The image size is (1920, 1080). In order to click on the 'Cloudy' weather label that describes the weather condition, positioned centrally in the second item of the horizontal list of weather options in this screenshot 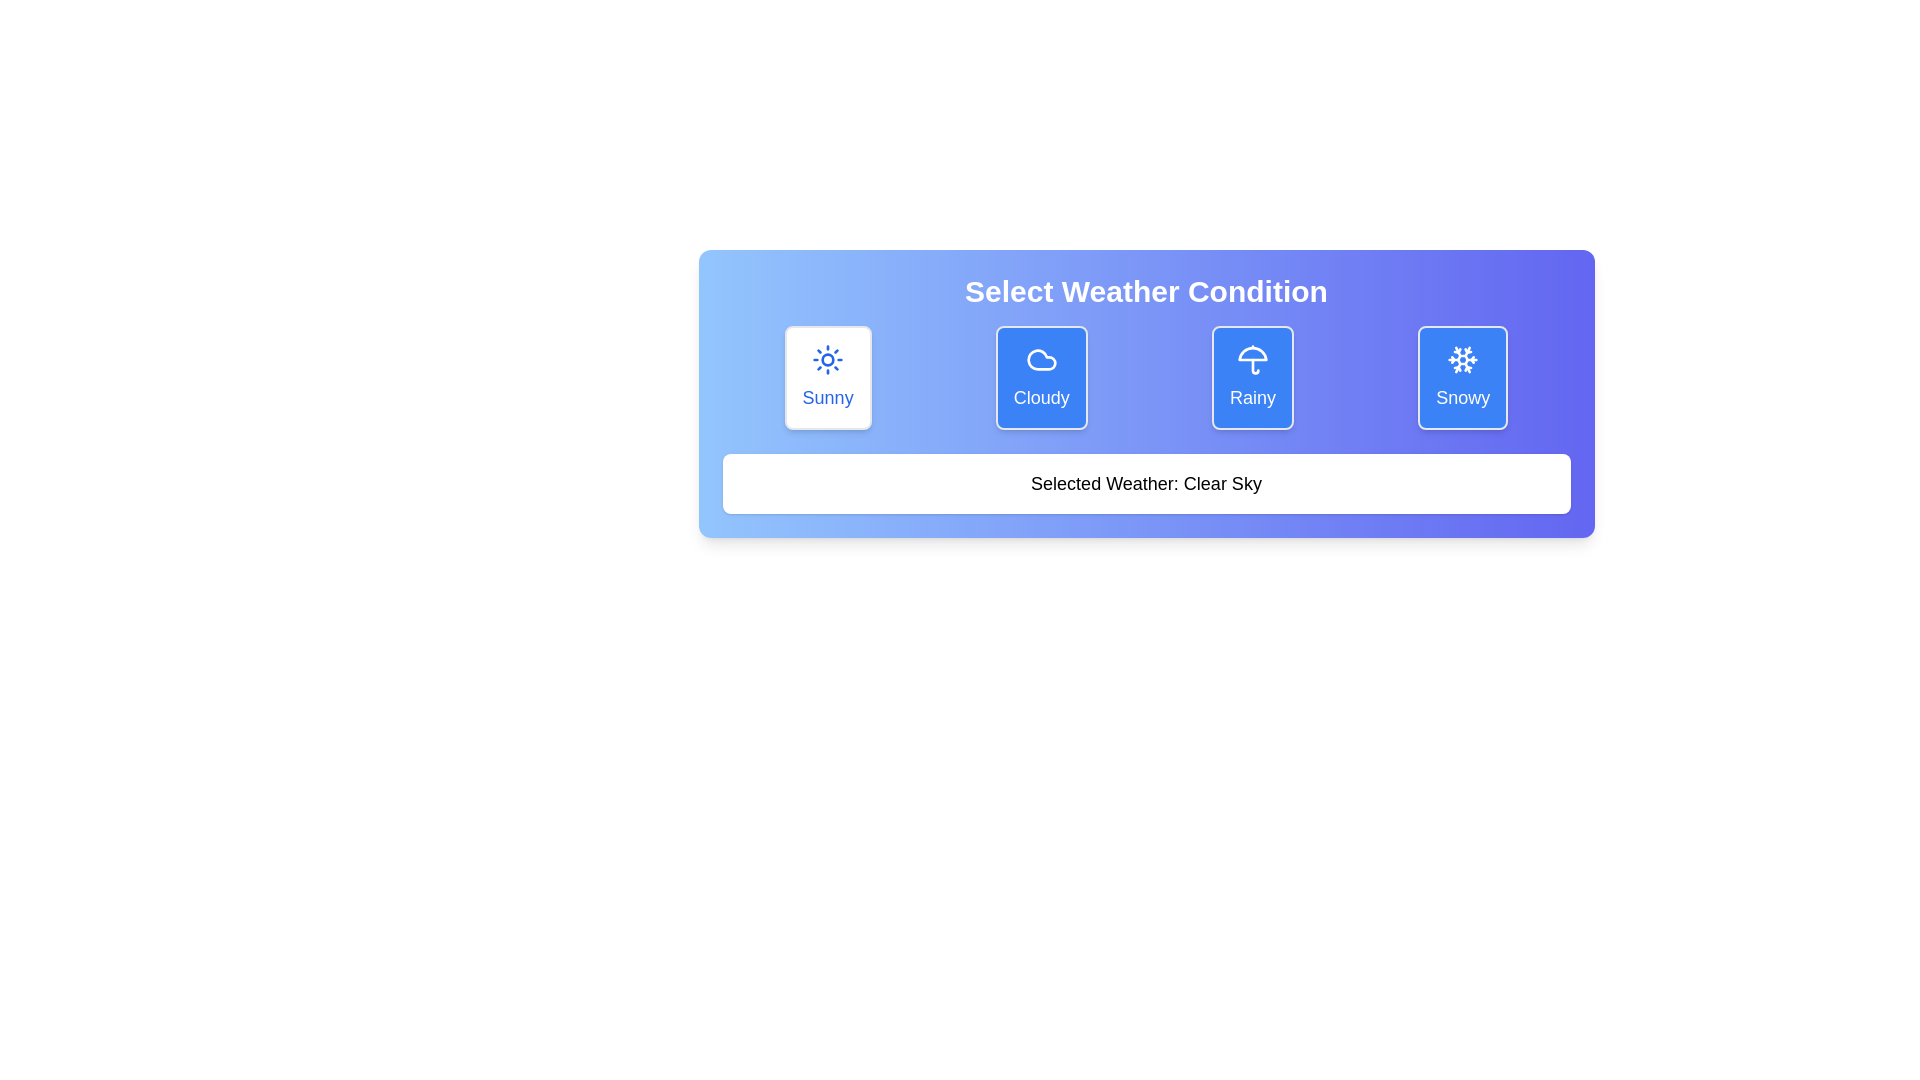, I will do `click(1040, 397)`.